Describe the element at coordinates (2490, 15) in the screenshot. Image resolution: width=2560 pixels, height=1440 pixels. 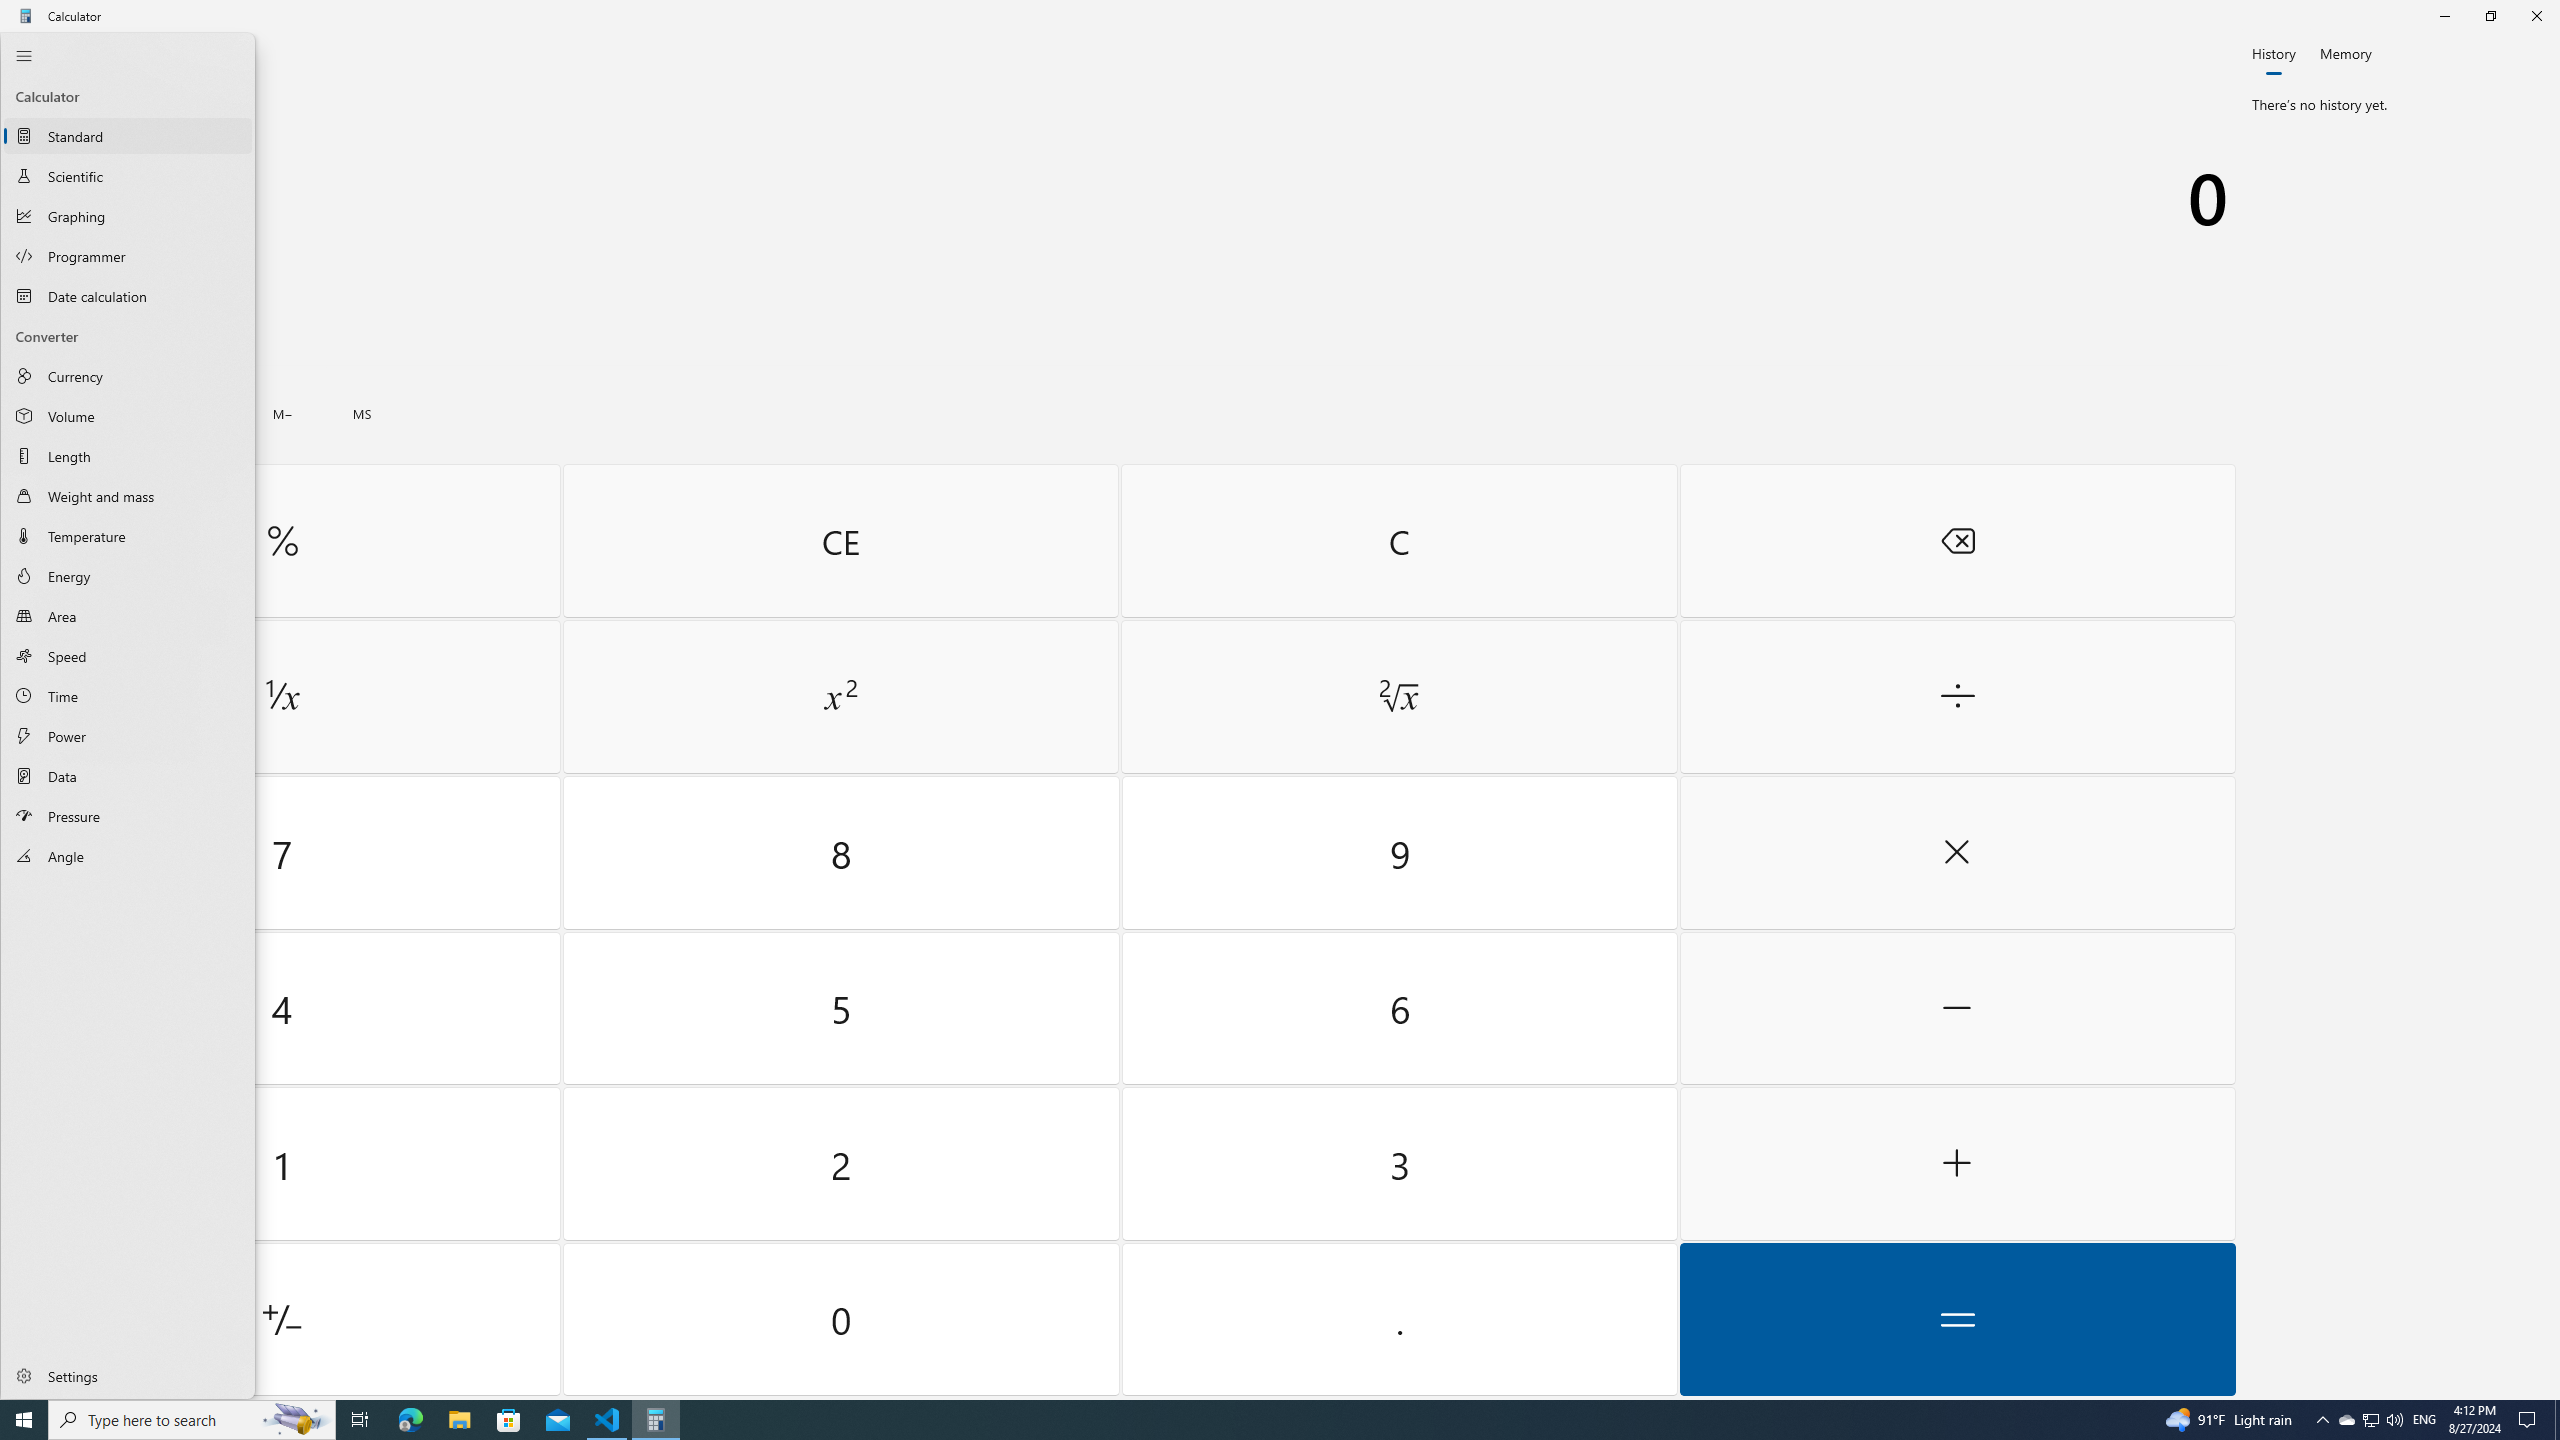
I see `'Restore Calculator'` at that location.